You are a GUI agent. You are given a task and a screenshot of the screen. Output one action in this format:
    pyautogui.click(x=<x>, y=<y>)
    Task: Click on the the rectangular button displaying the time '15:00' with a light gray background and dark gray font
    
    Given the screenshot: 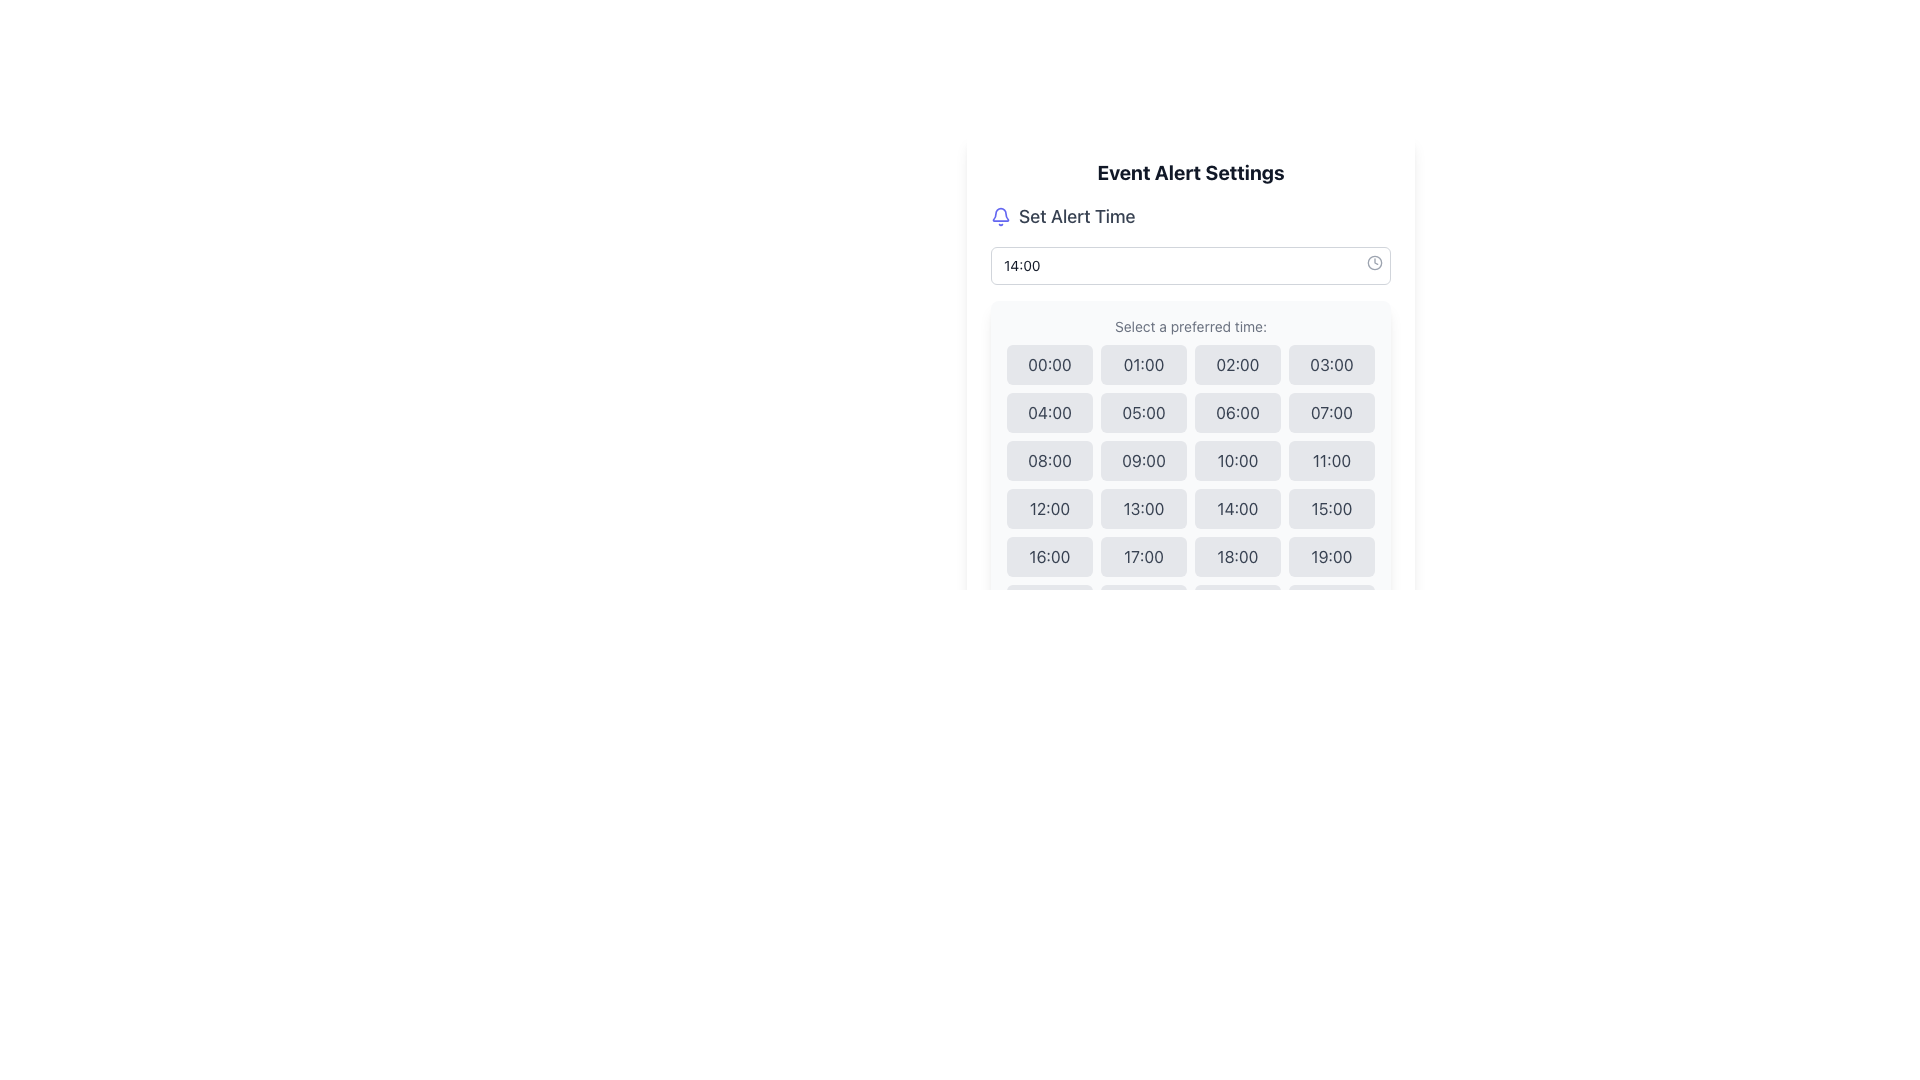 What is the action you would take?
    pyautogui.click(x=1331, y=508)
    